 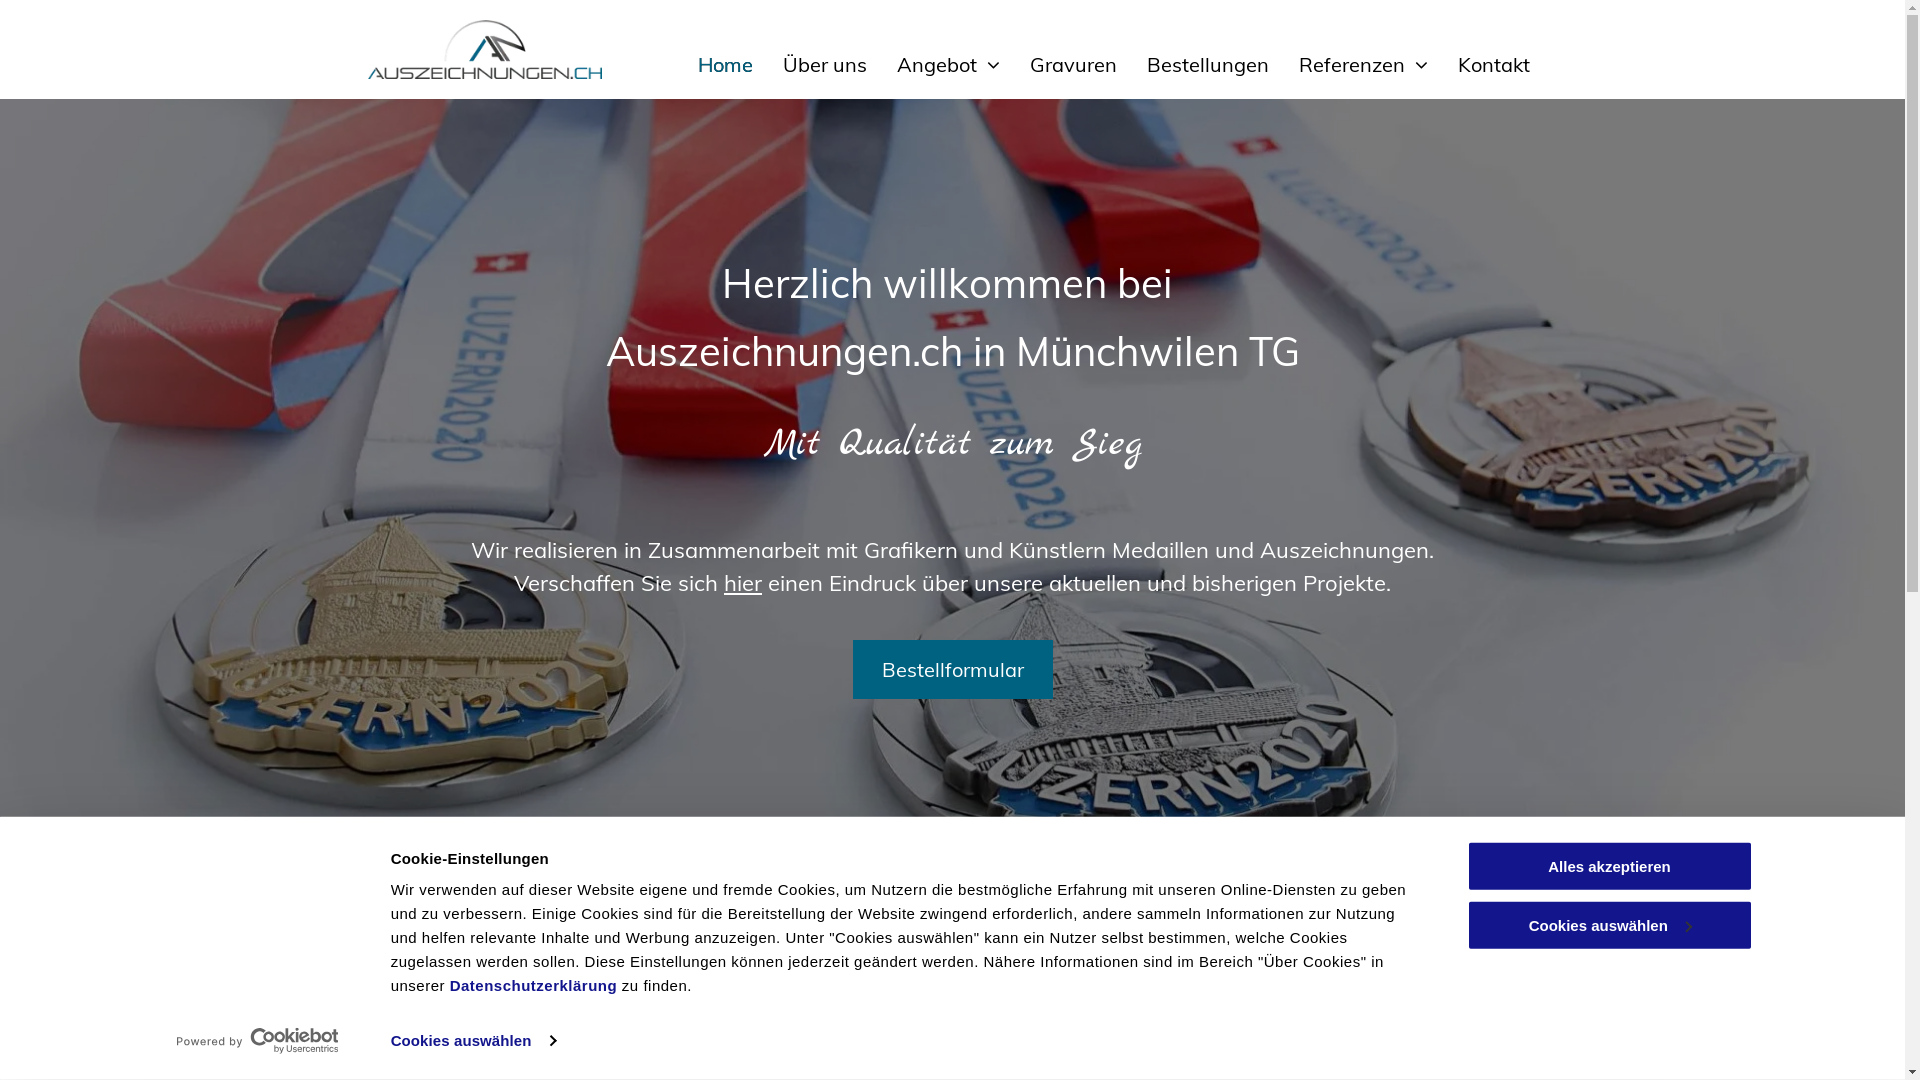 I want to click on 'Bestellformular', so click(x=950, y=669).